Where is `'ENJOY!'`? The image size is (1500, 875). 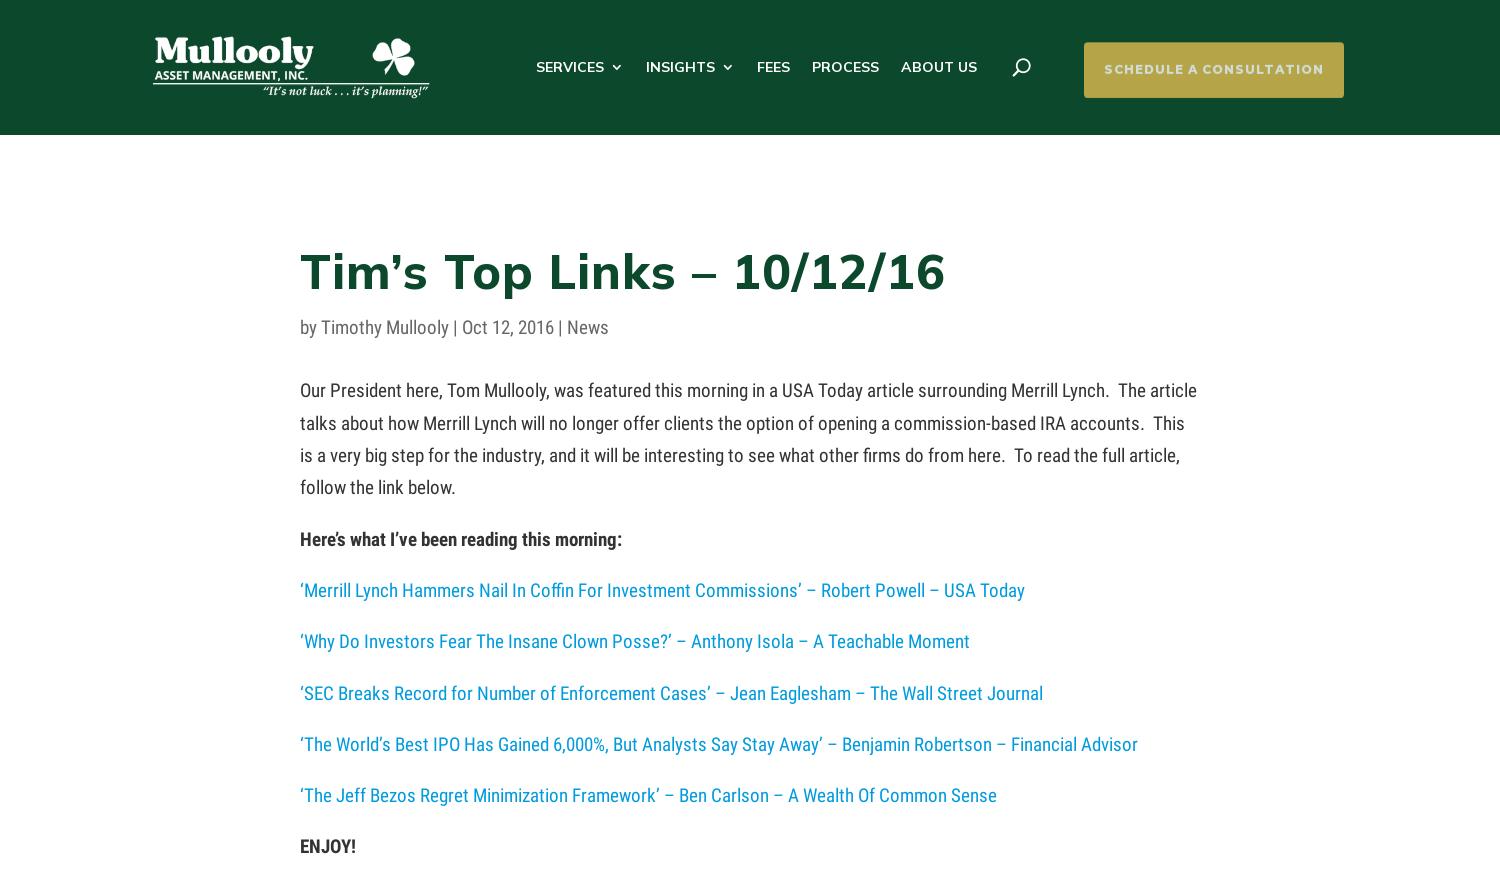 'ENJOY!' is located at coordinates (327, 846).